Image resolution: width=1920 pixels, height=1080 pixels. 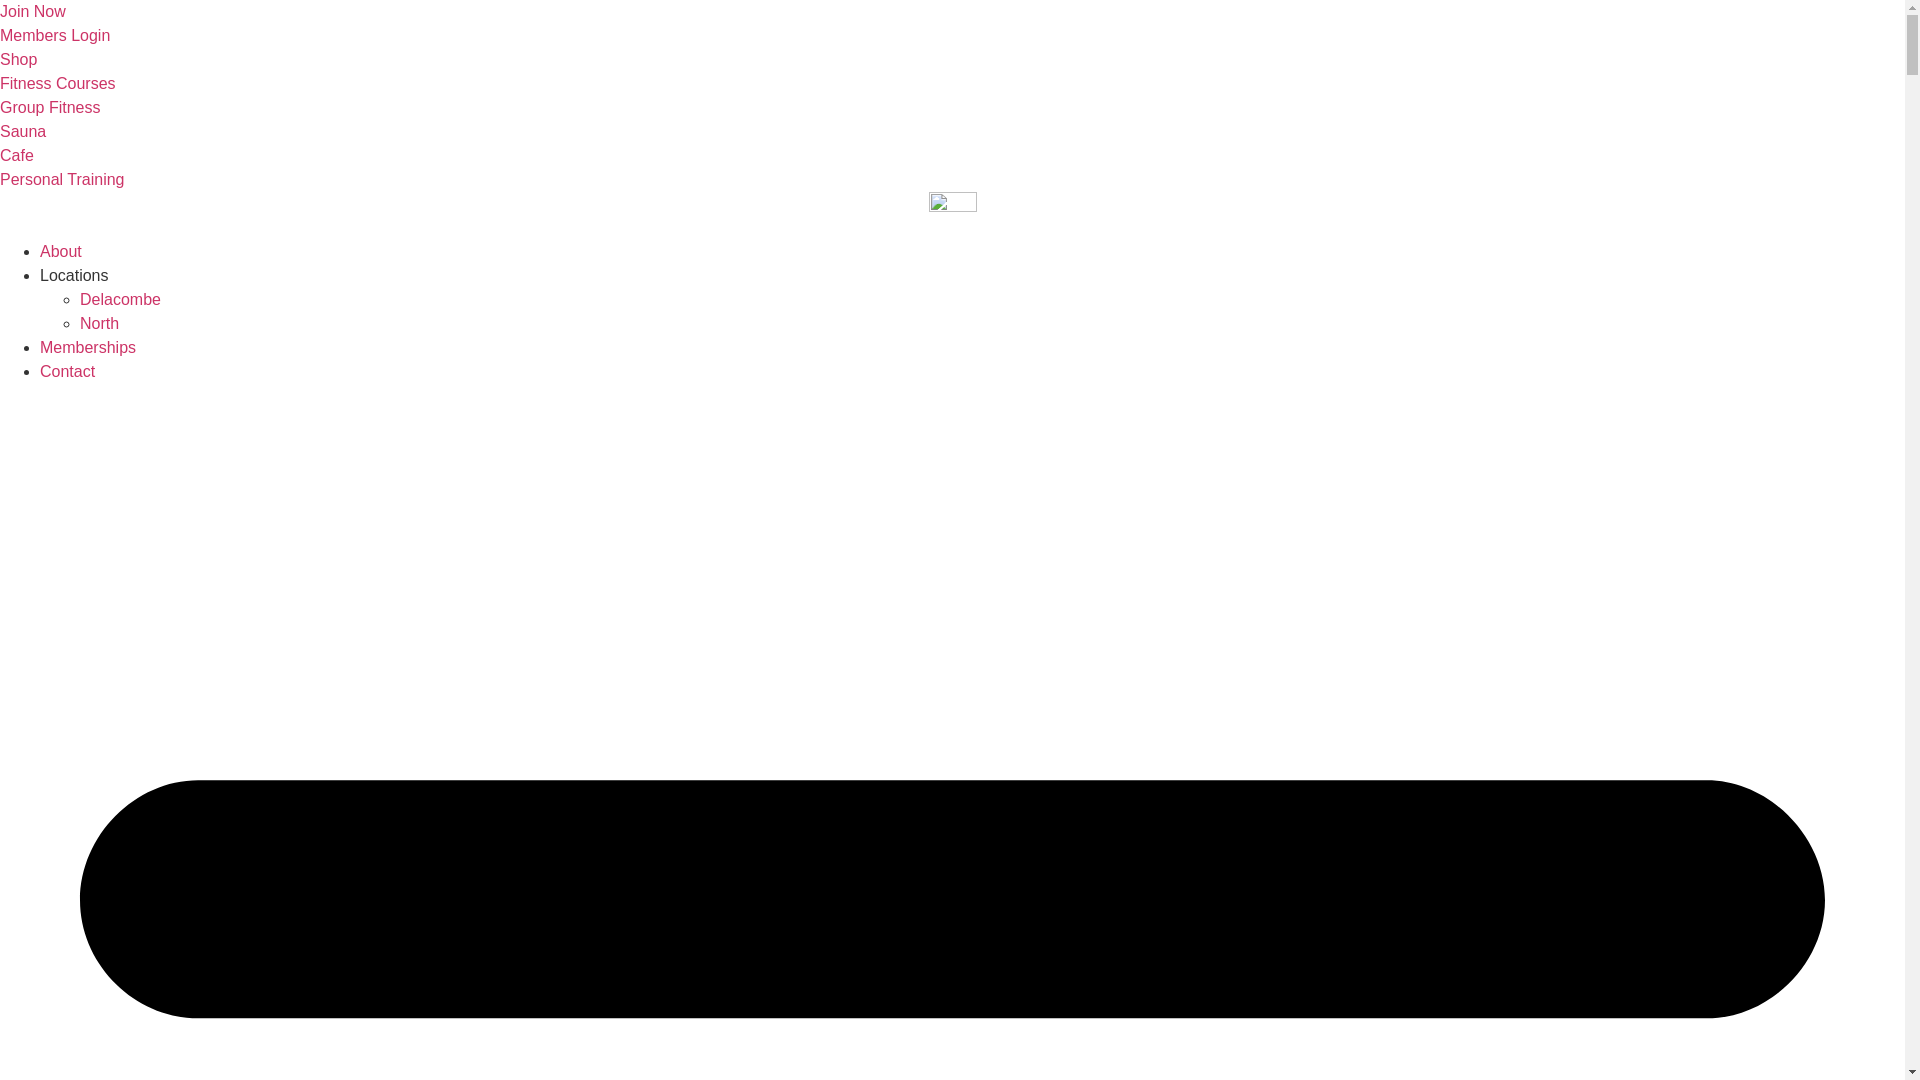 What do you see at coordinates (80, 322) in the screenshot?
I see `'North'` at bounding box center [80, 322].